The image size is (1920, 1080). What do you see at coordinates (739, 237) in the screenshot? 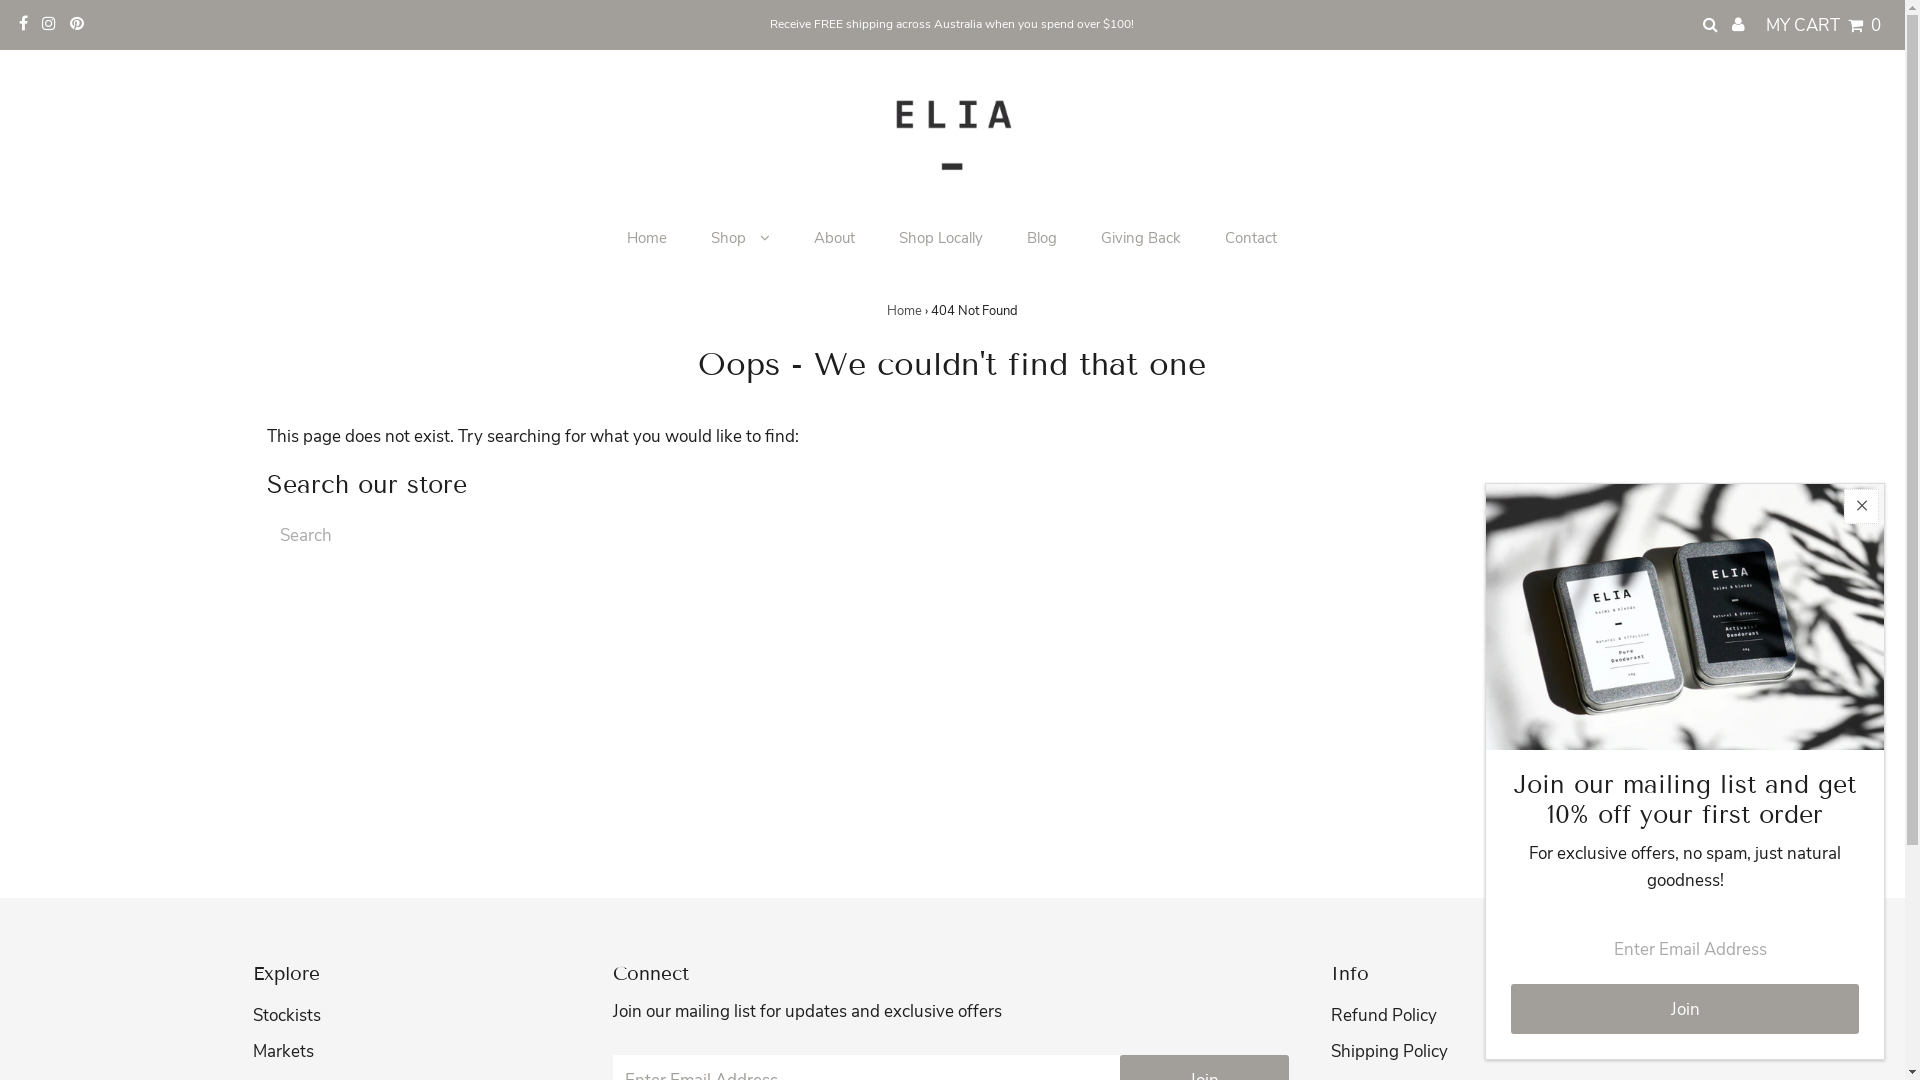
I see `'Shop'` at bounding box center [739, 237].